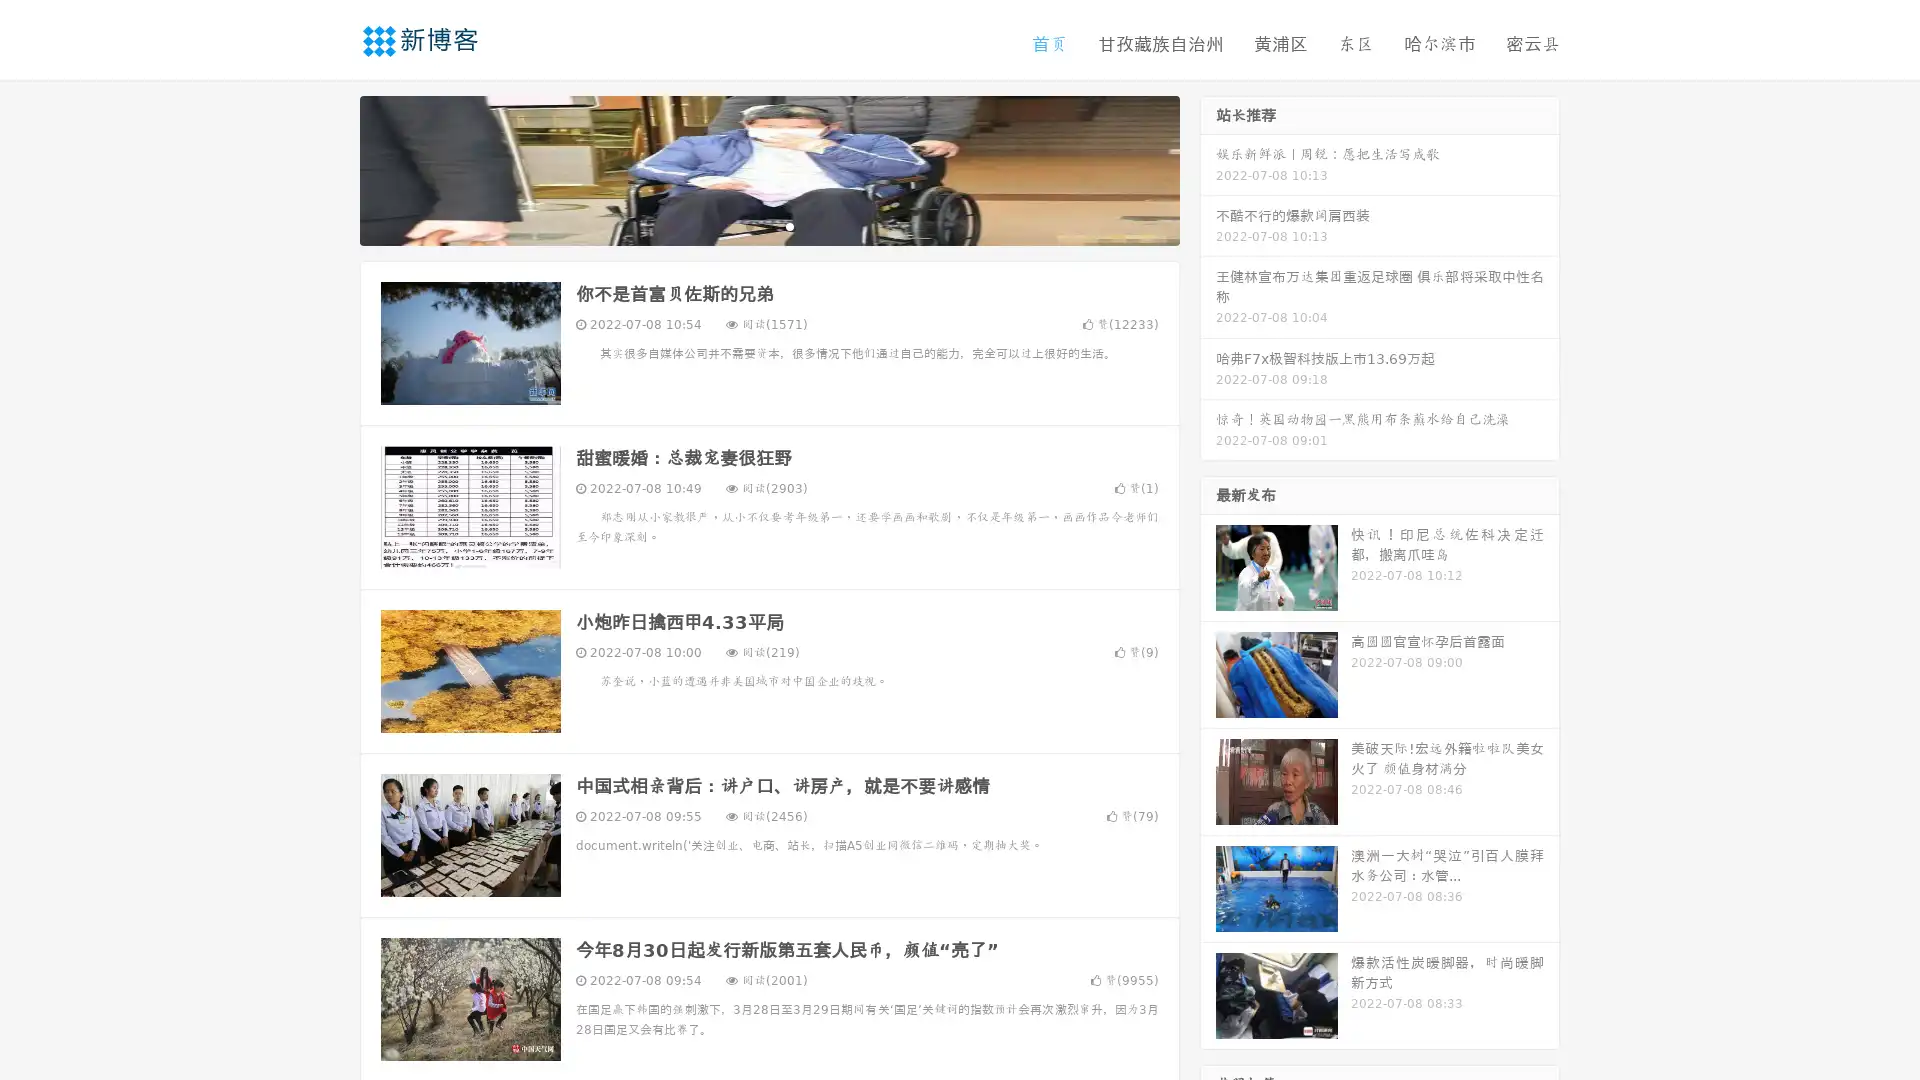 This screenshot has width=1920, height=1080. What do you see at coordinates (1208, 168) in the screenshot?
I see `Next slide` at bounding box center [1208, 168].